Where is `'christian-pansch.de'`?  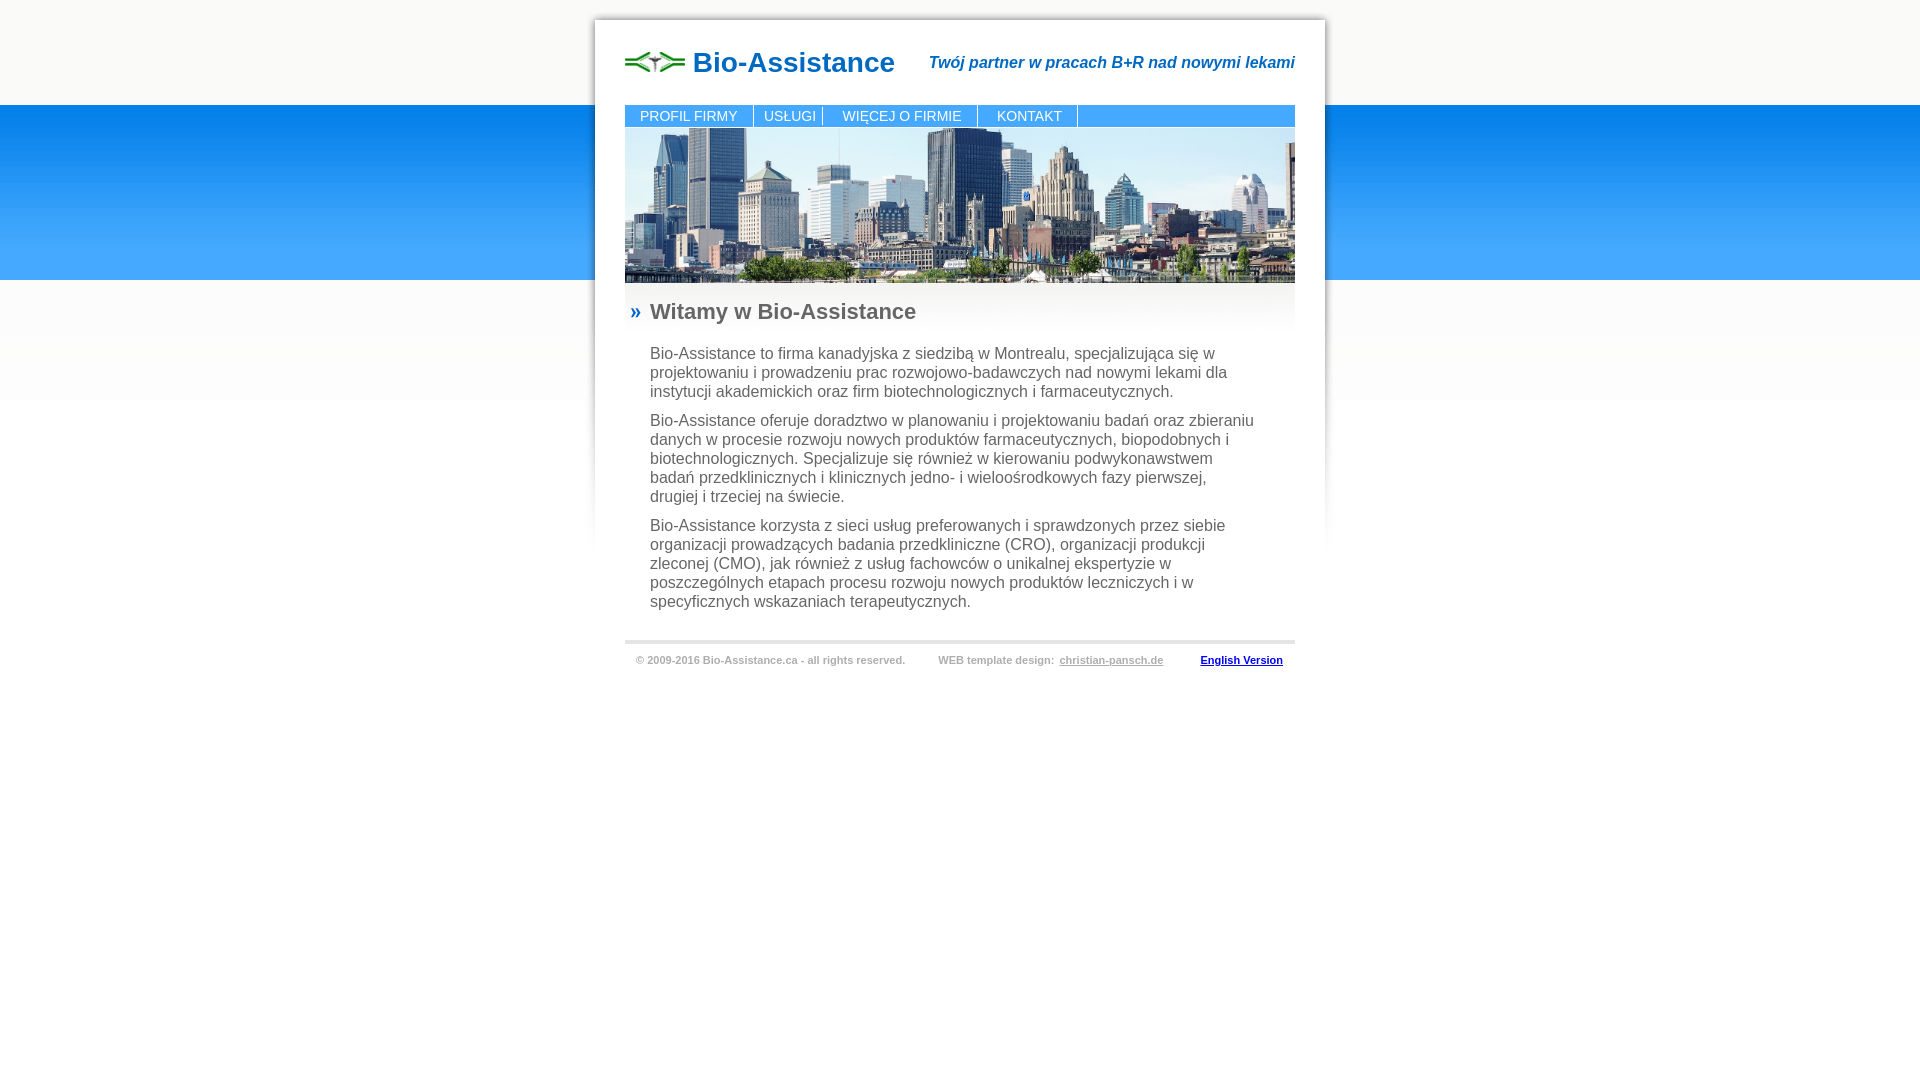
'christian-pansch.de' is located at coordinates (1055, 659).